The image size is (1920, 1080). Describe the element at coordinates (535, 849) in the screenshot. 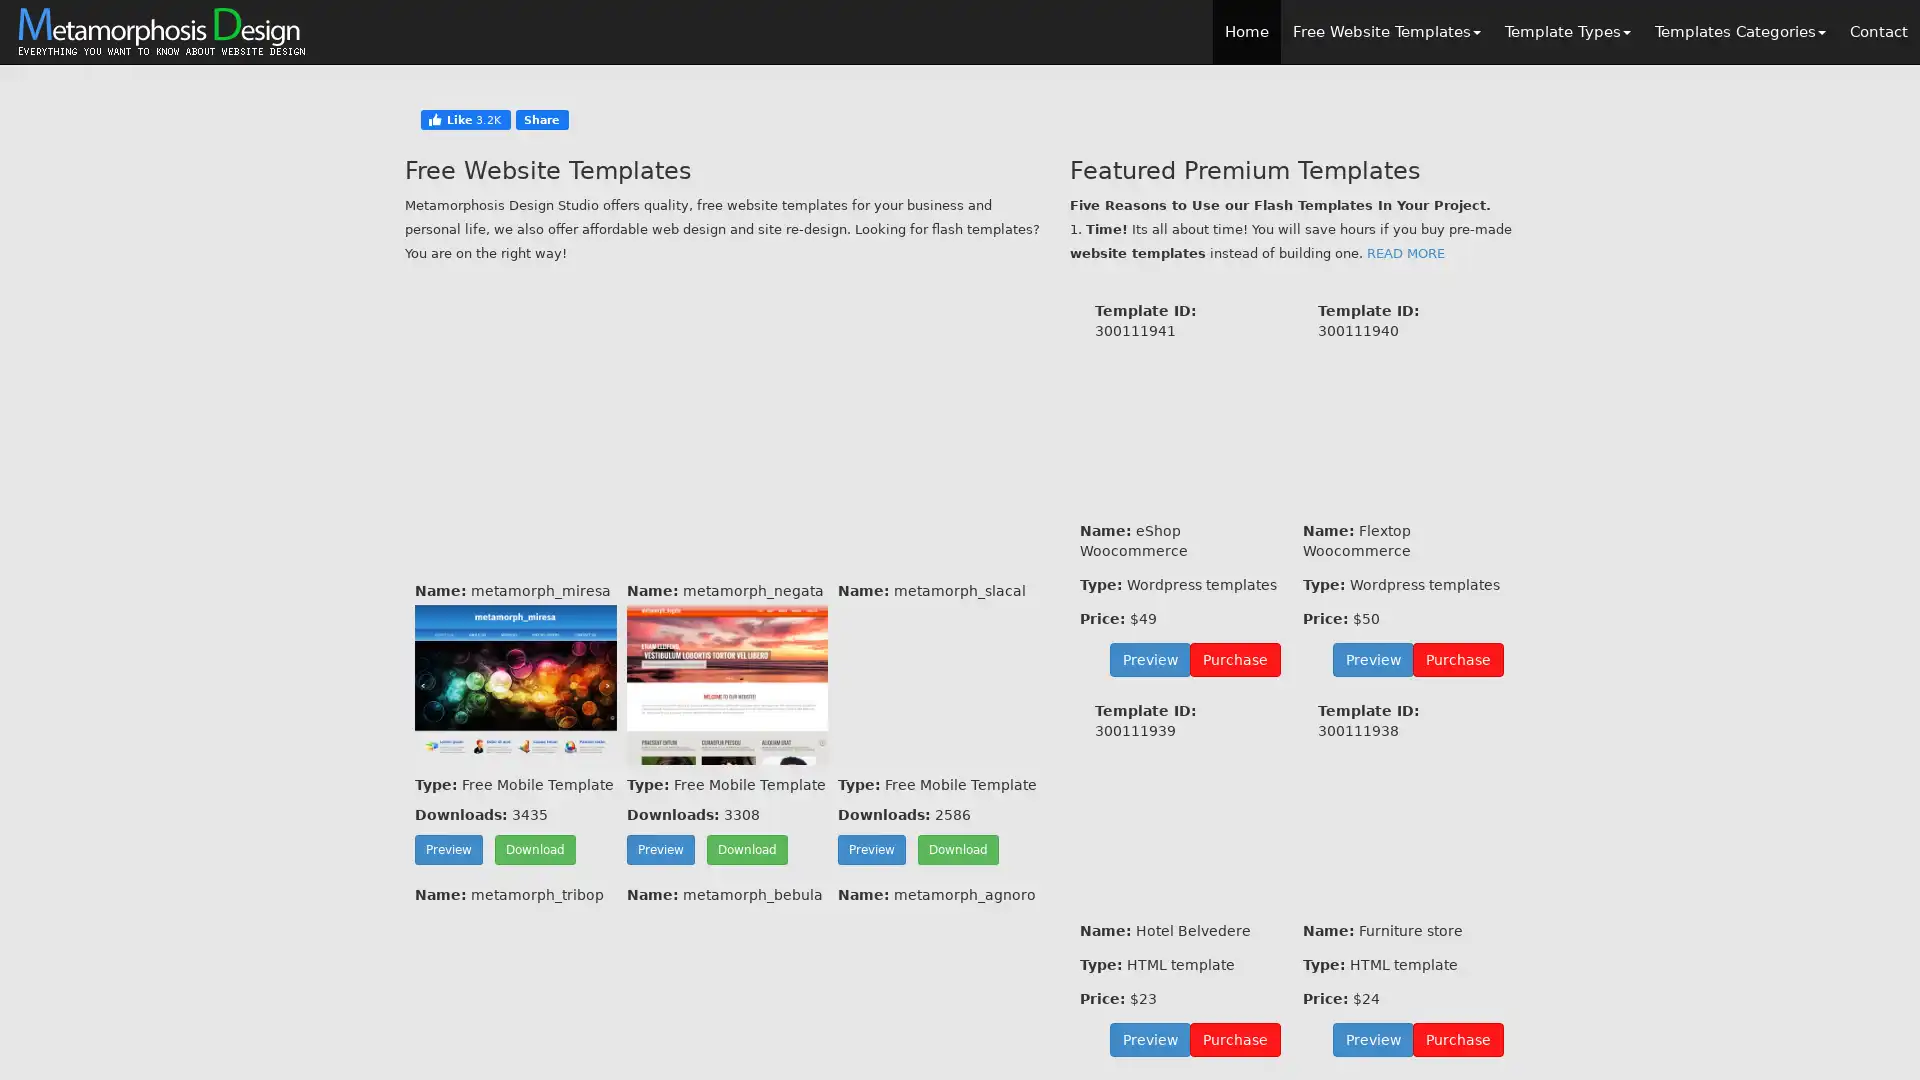

I see `Download` at that location.